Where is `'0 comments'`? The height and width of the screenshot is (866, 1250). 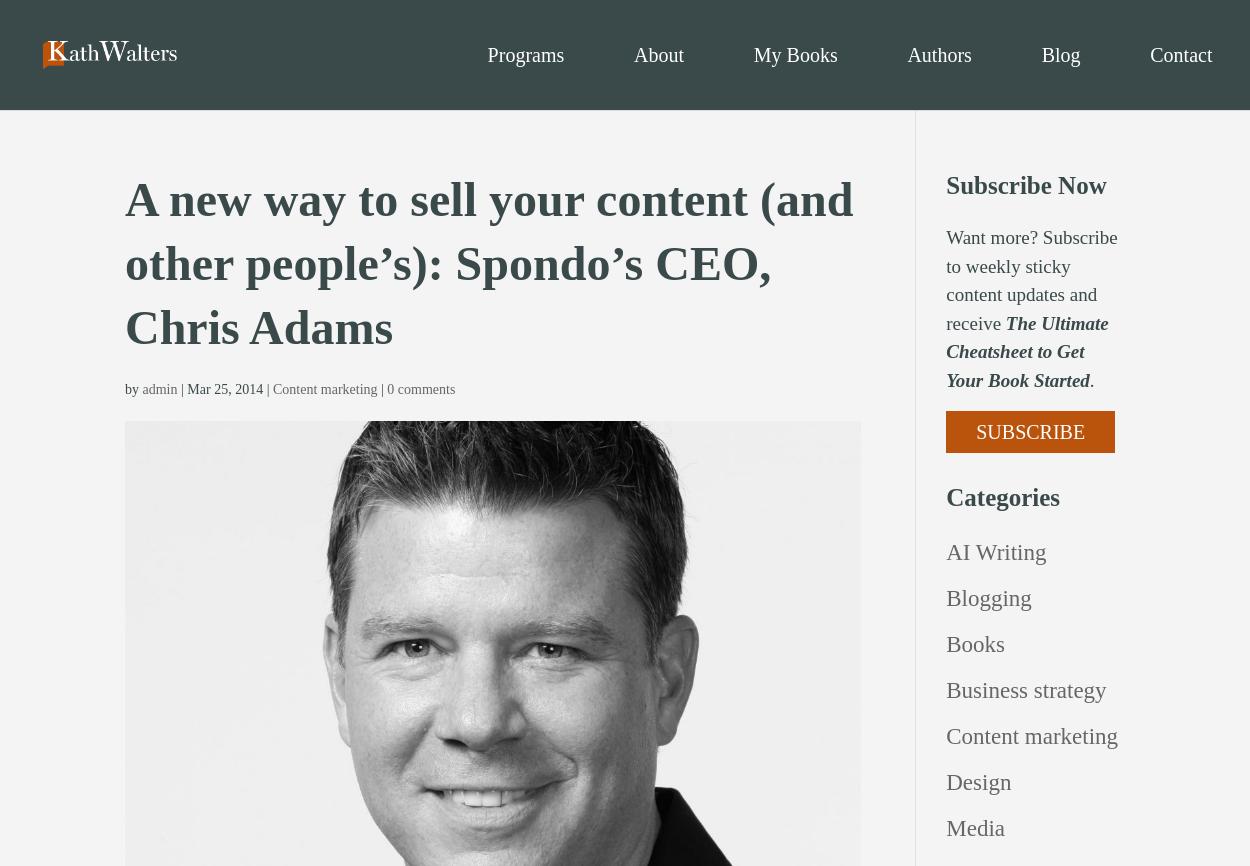 '0 comments' is located at coordinates (387, 388).